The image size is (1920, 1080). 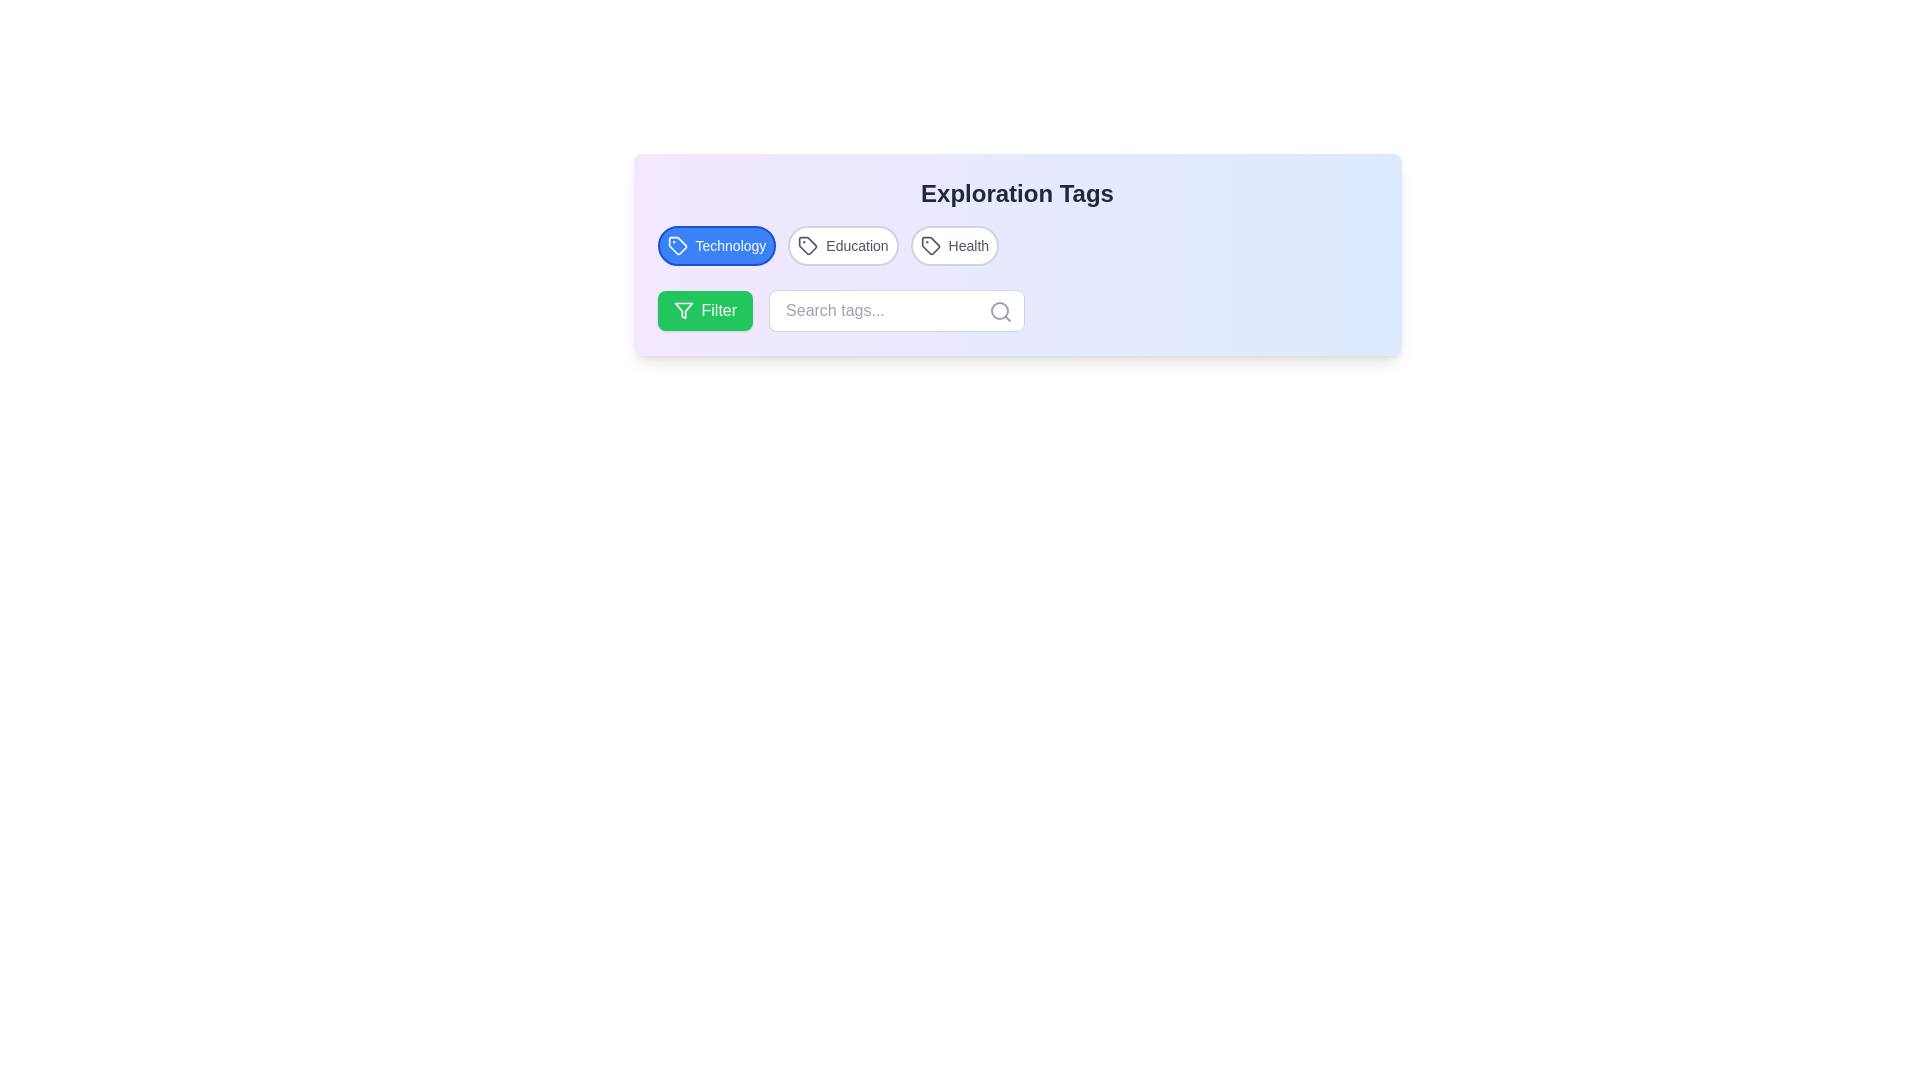 What do you see at coordinates (896, 311) in the screenshot?
I see `the search input field and type the text 'example'` at bounding box center [896, 311].